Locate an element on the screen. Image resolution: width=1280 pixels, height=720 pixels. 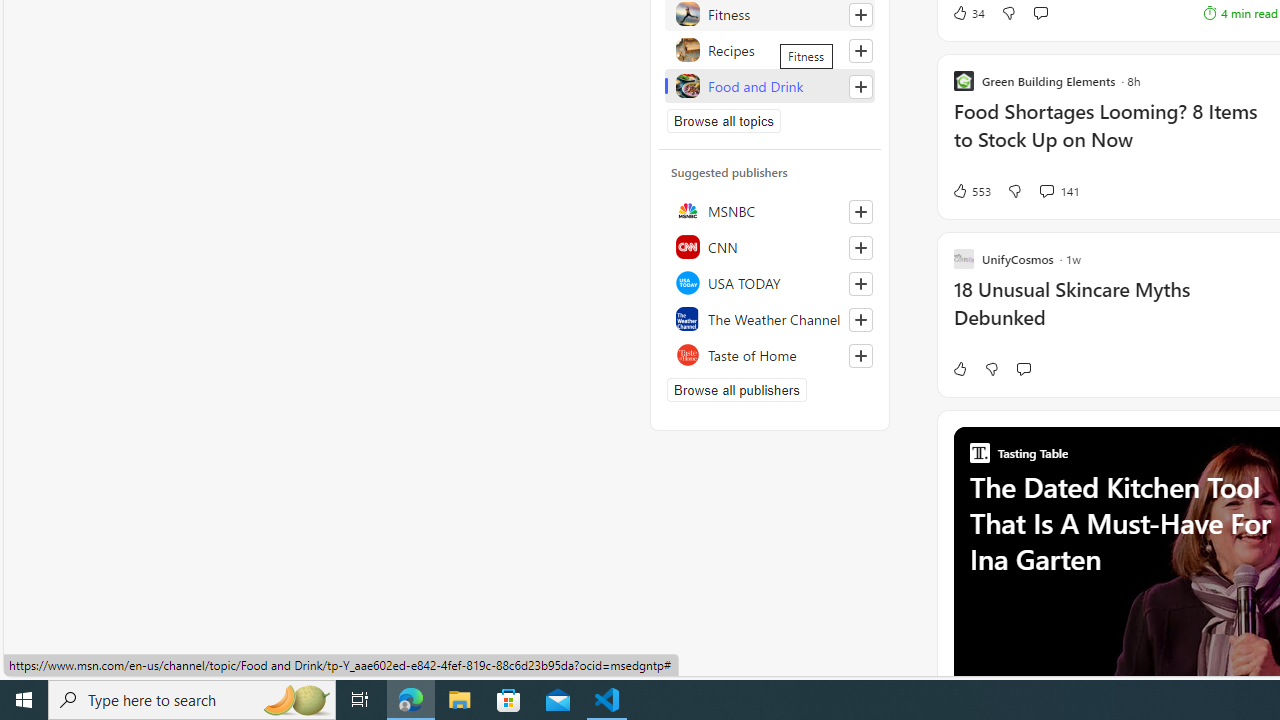
'View comments 141 Comment' is located at coordinates (1058, 191).